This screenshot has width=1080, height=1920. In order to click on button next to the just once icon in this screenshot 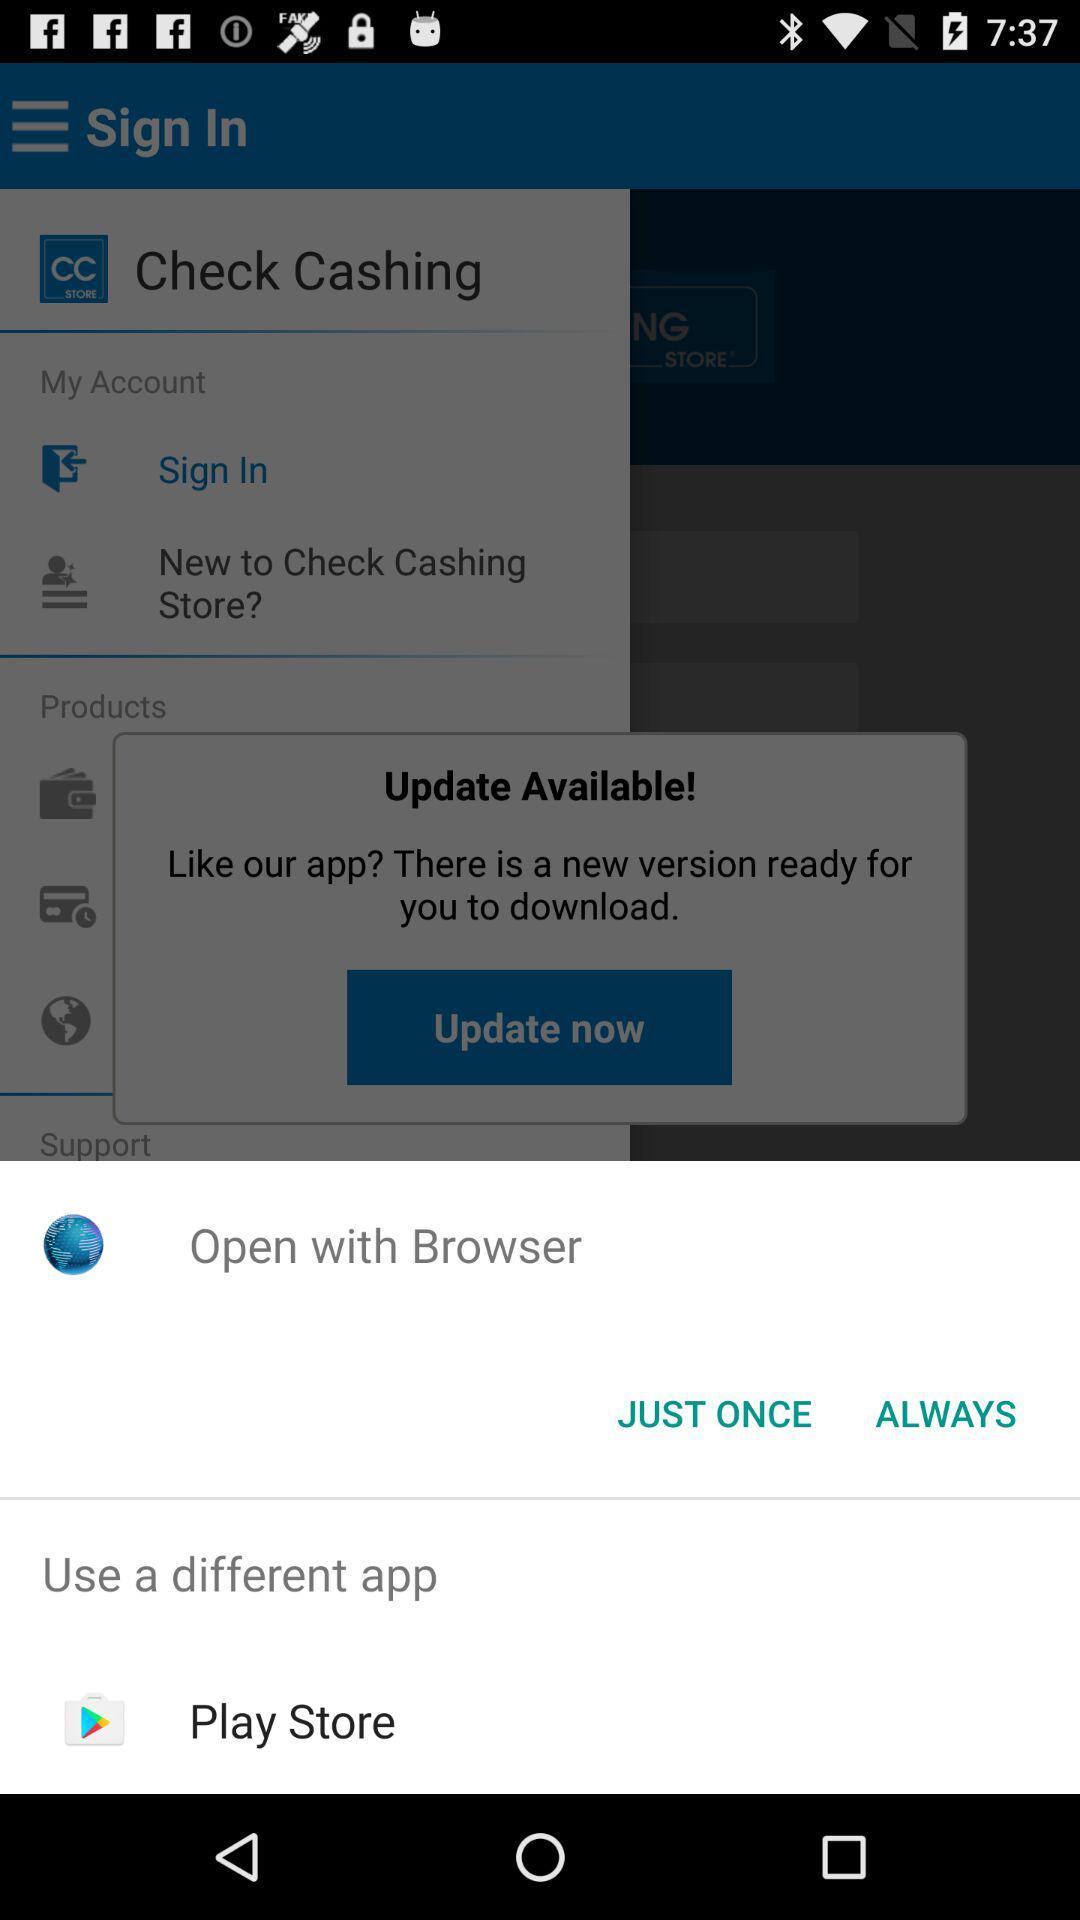, I will do `click(945, 1411)`.